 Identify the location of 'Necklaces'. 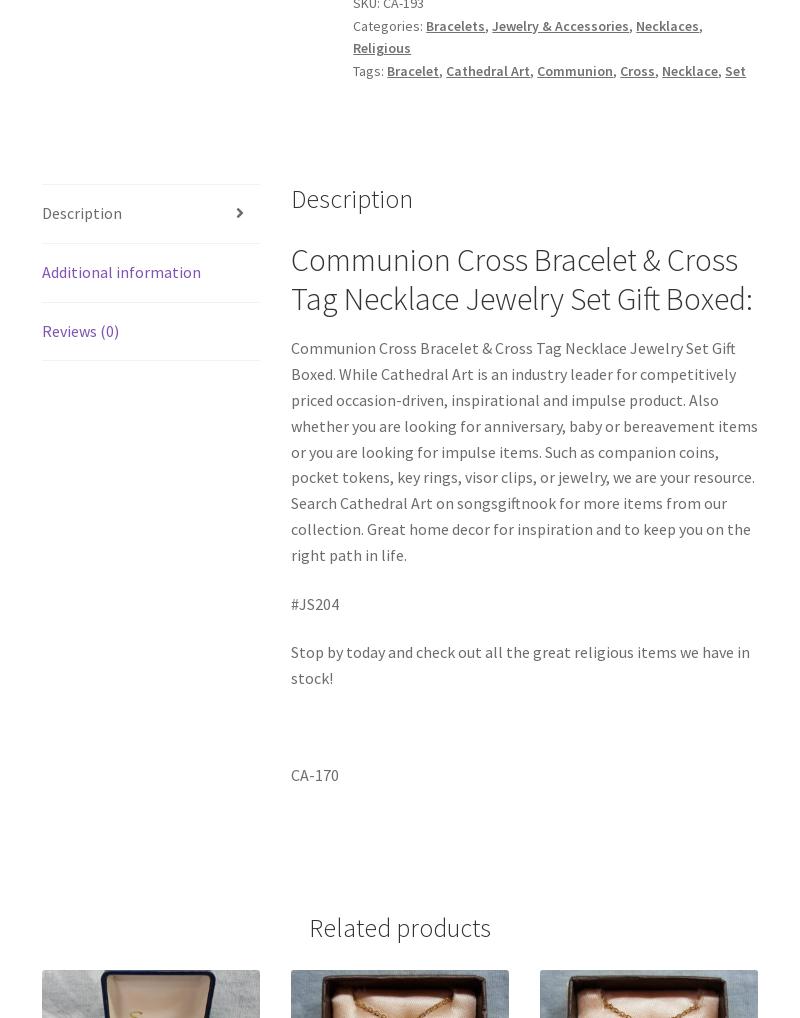
(667, 24).